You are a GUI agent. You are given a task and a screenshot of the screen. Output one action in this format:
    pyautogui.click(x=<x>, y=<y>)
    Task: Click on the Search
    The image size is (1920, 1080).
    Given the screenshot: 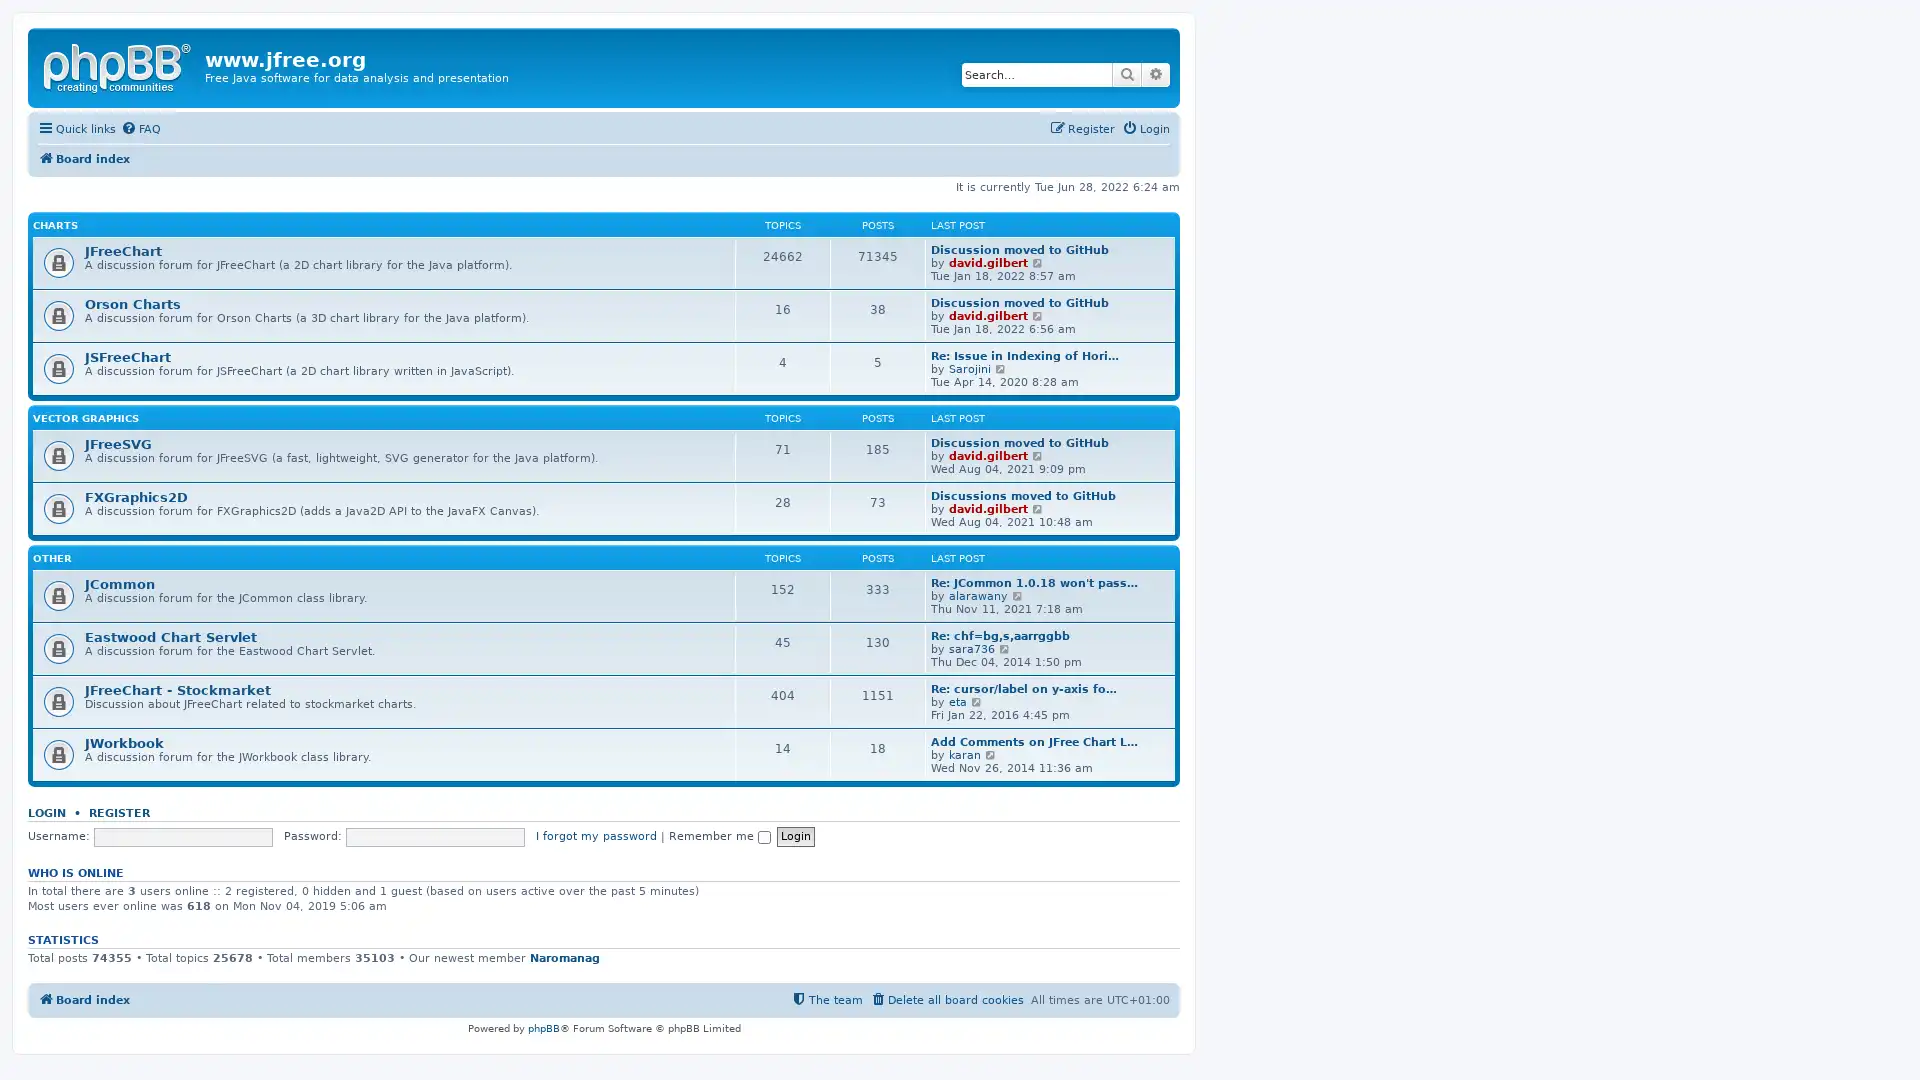 What is the action you would take?
    pyautogui.click(x=1127, y=73)
    